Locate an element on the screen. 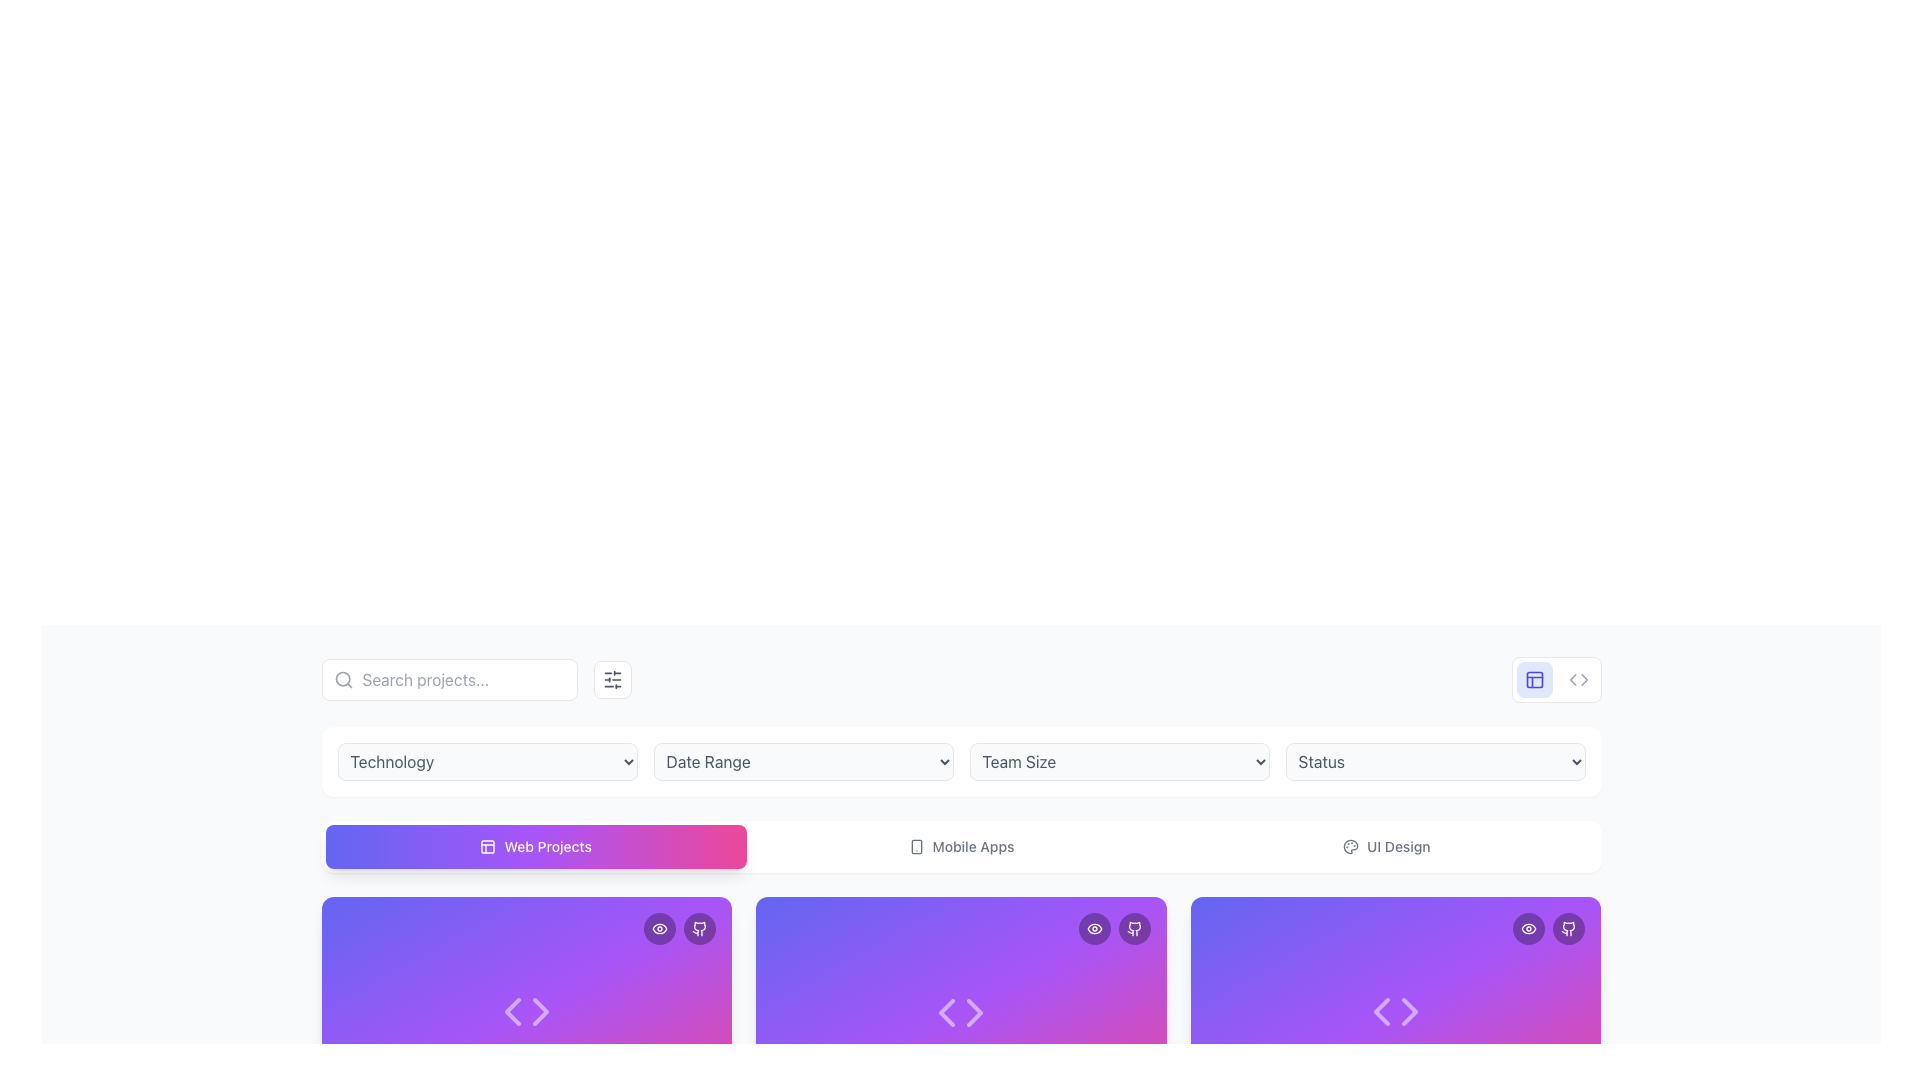 The width and height of the screenshot is (1920, 1080). the leftmost button labeled 'Web Projects' is located at coordinates (536, 847).